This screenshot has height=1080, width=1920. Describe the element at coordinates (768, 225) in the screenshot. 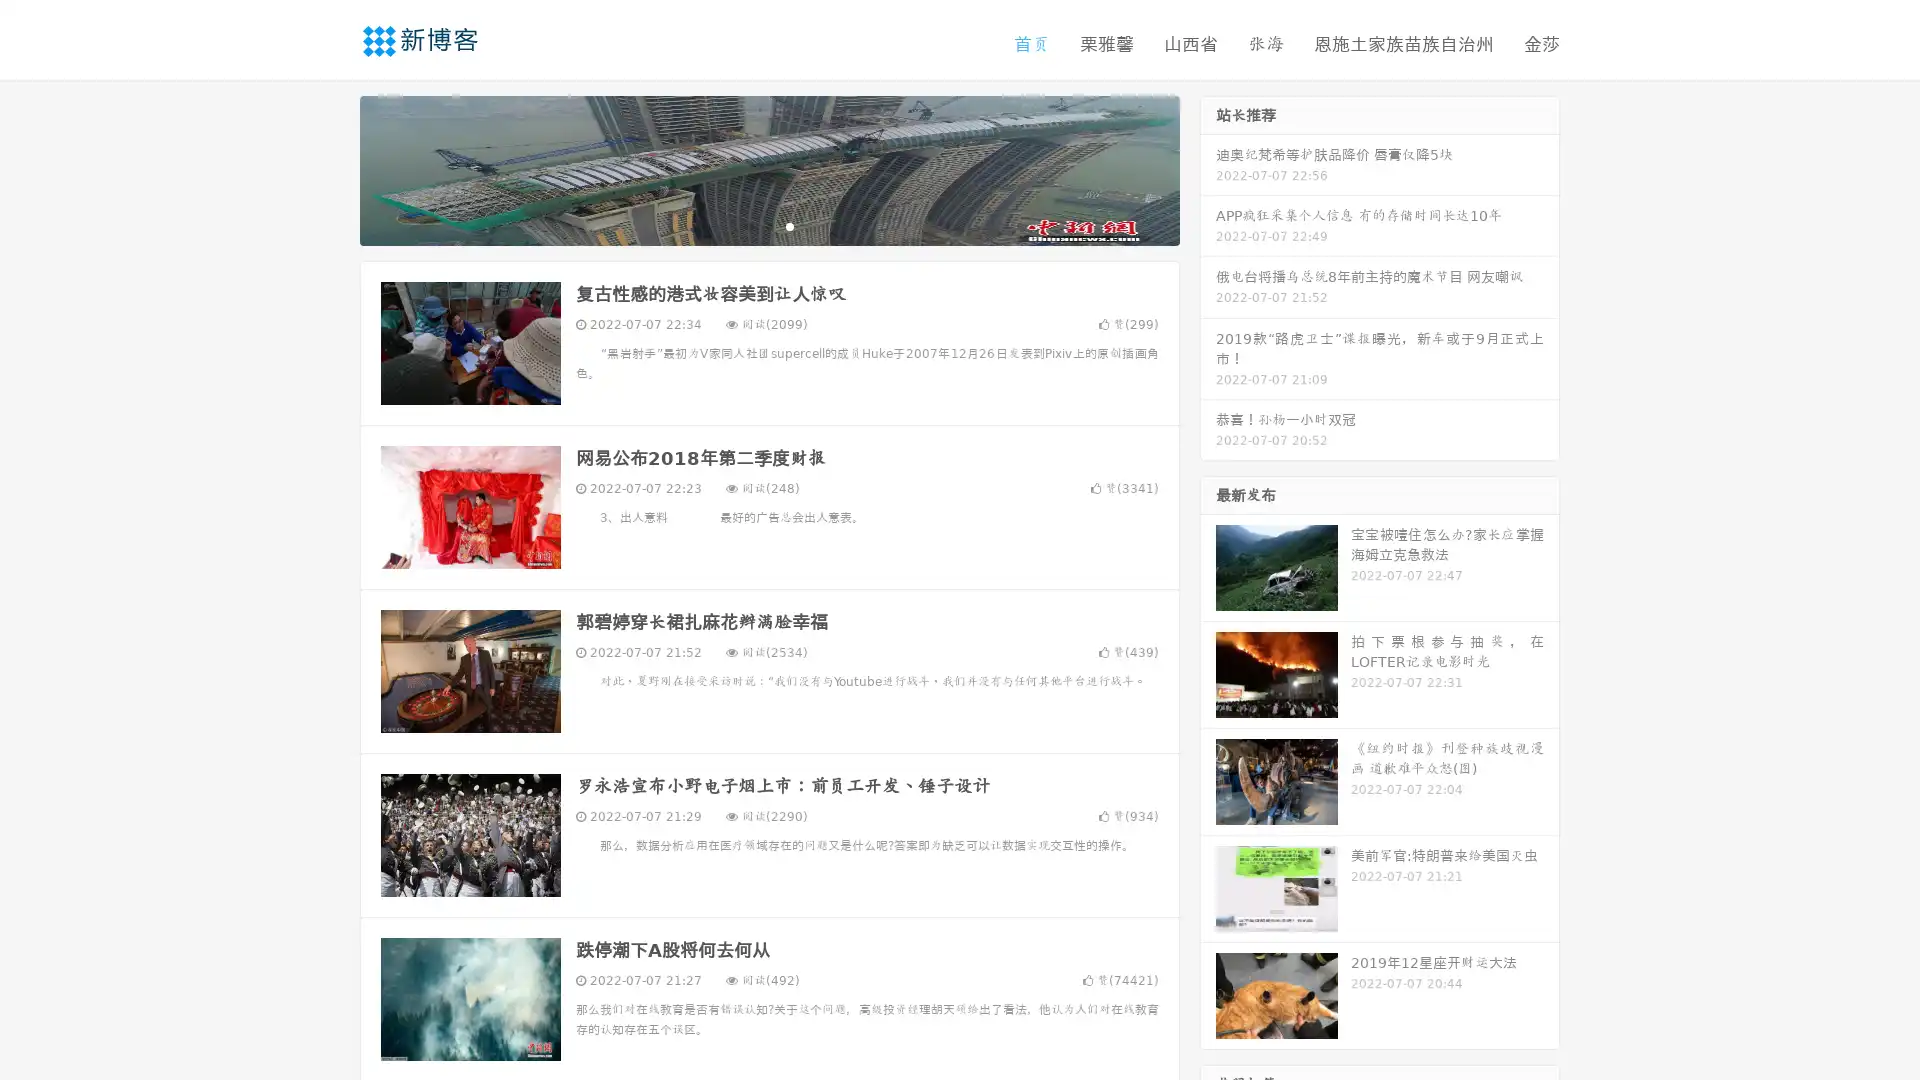

I see `Go to slide 2` at that location.